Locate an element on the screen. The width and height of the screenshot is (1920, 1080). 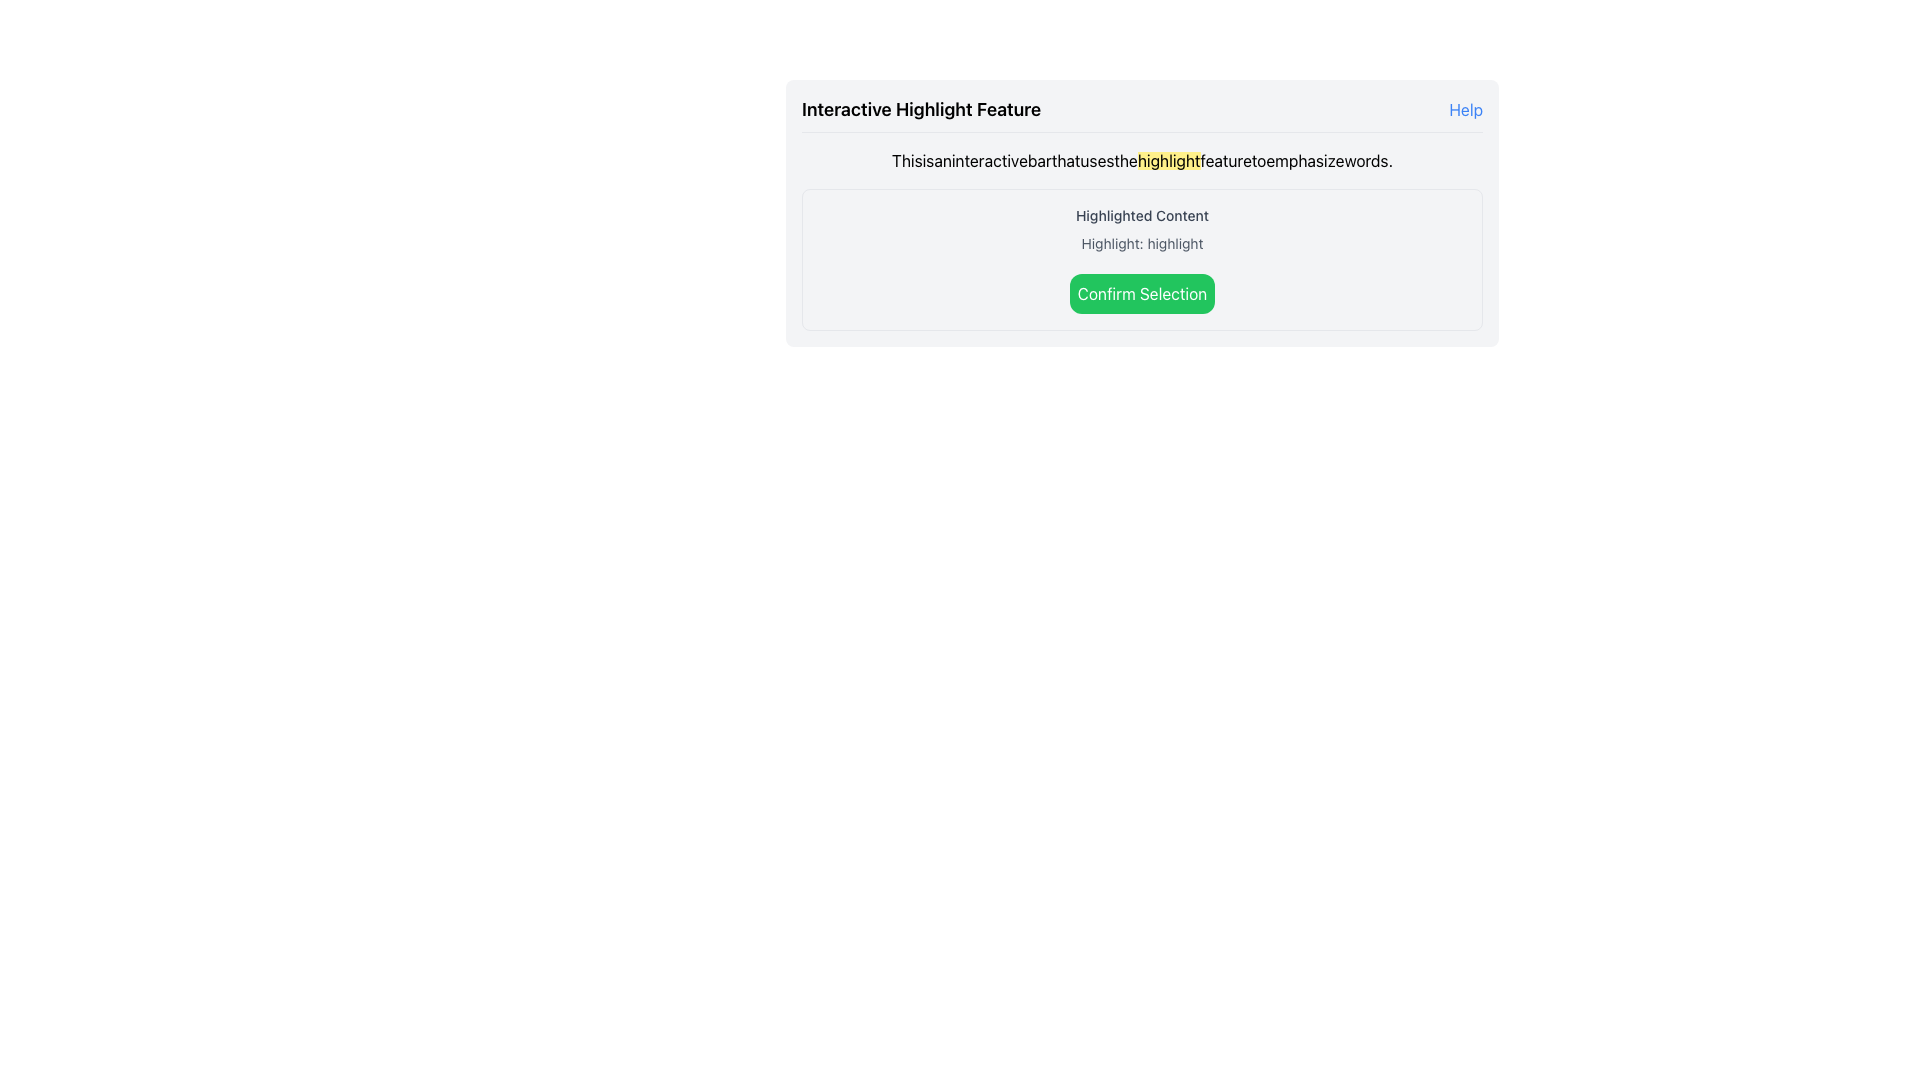
the word 'interactive' in the sentence 'This is an interactive bar that uses the highlight feature to emphasize words.' is located at coordinates (989, 160).